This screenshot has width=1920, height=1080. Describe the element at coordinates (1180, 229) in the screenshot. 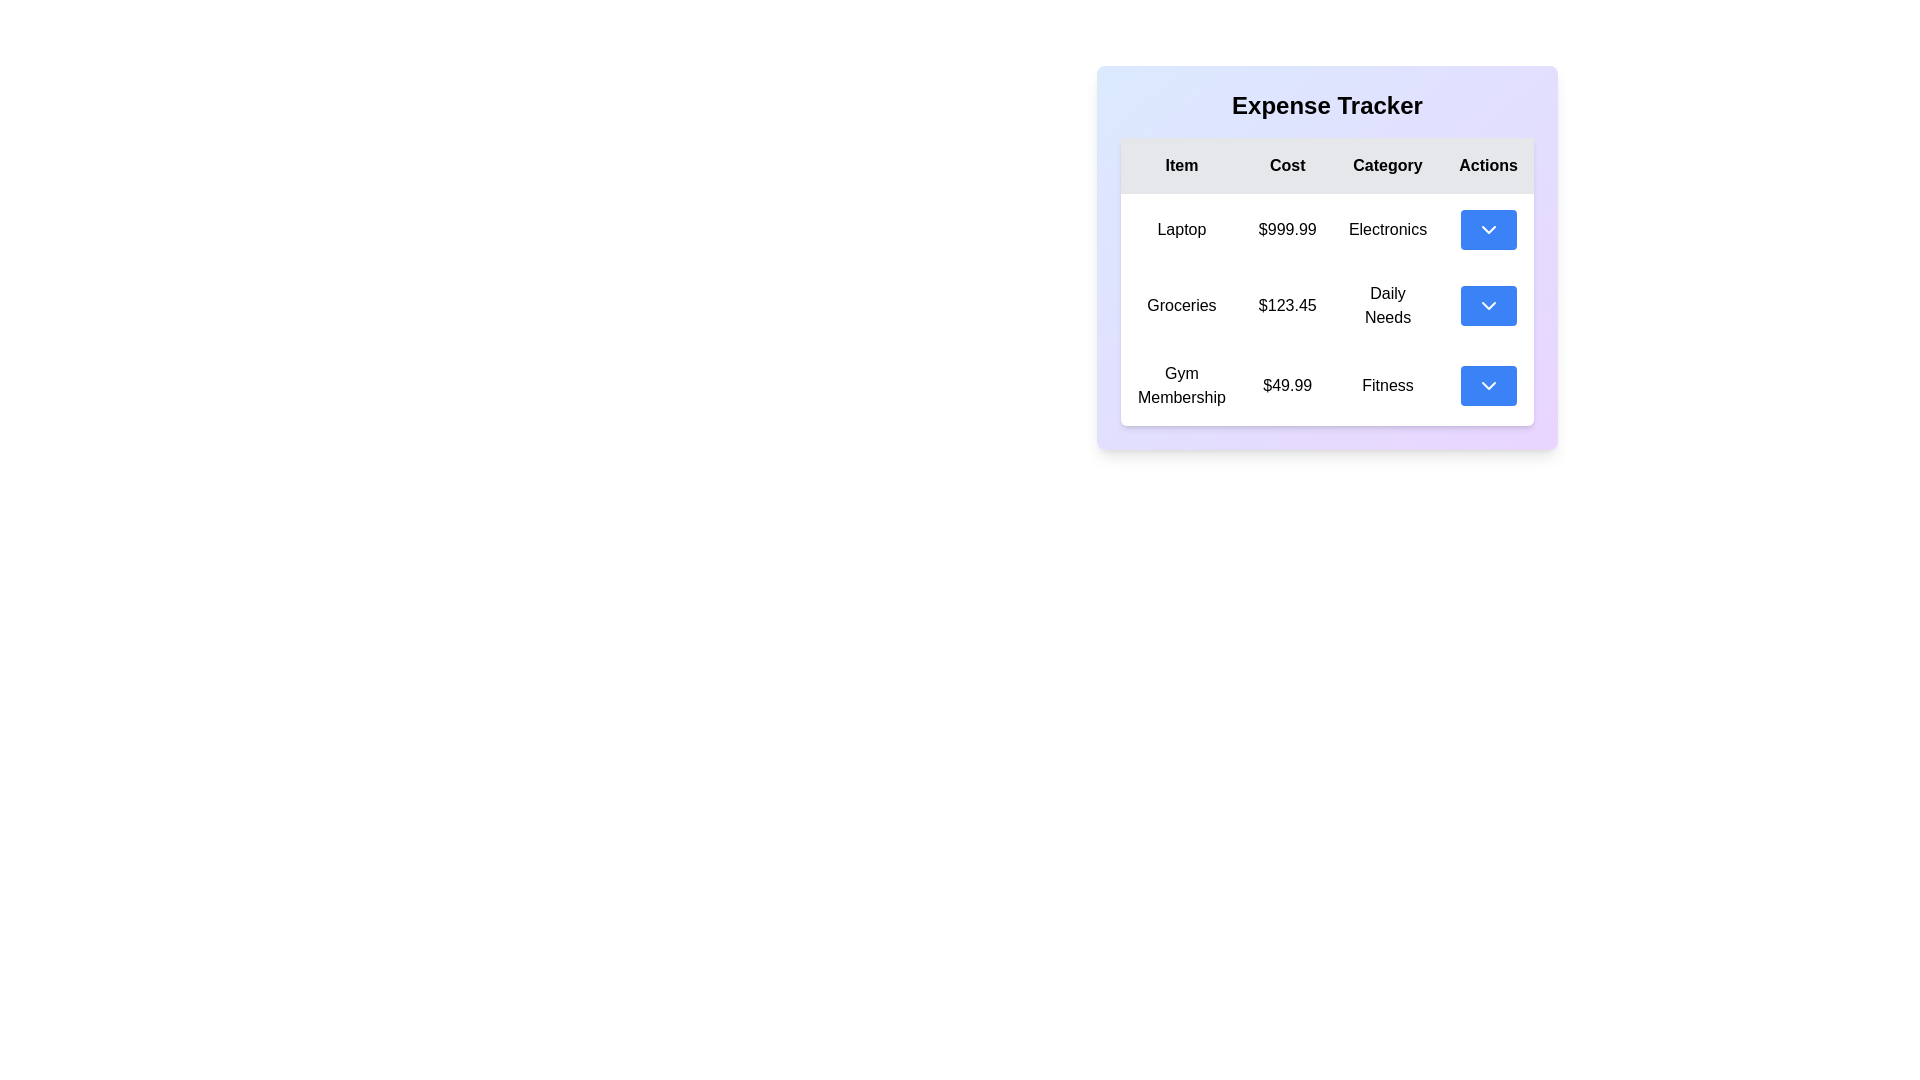

I see `the row containing the 'Laptop' text label for highlighting purposes` at that location.